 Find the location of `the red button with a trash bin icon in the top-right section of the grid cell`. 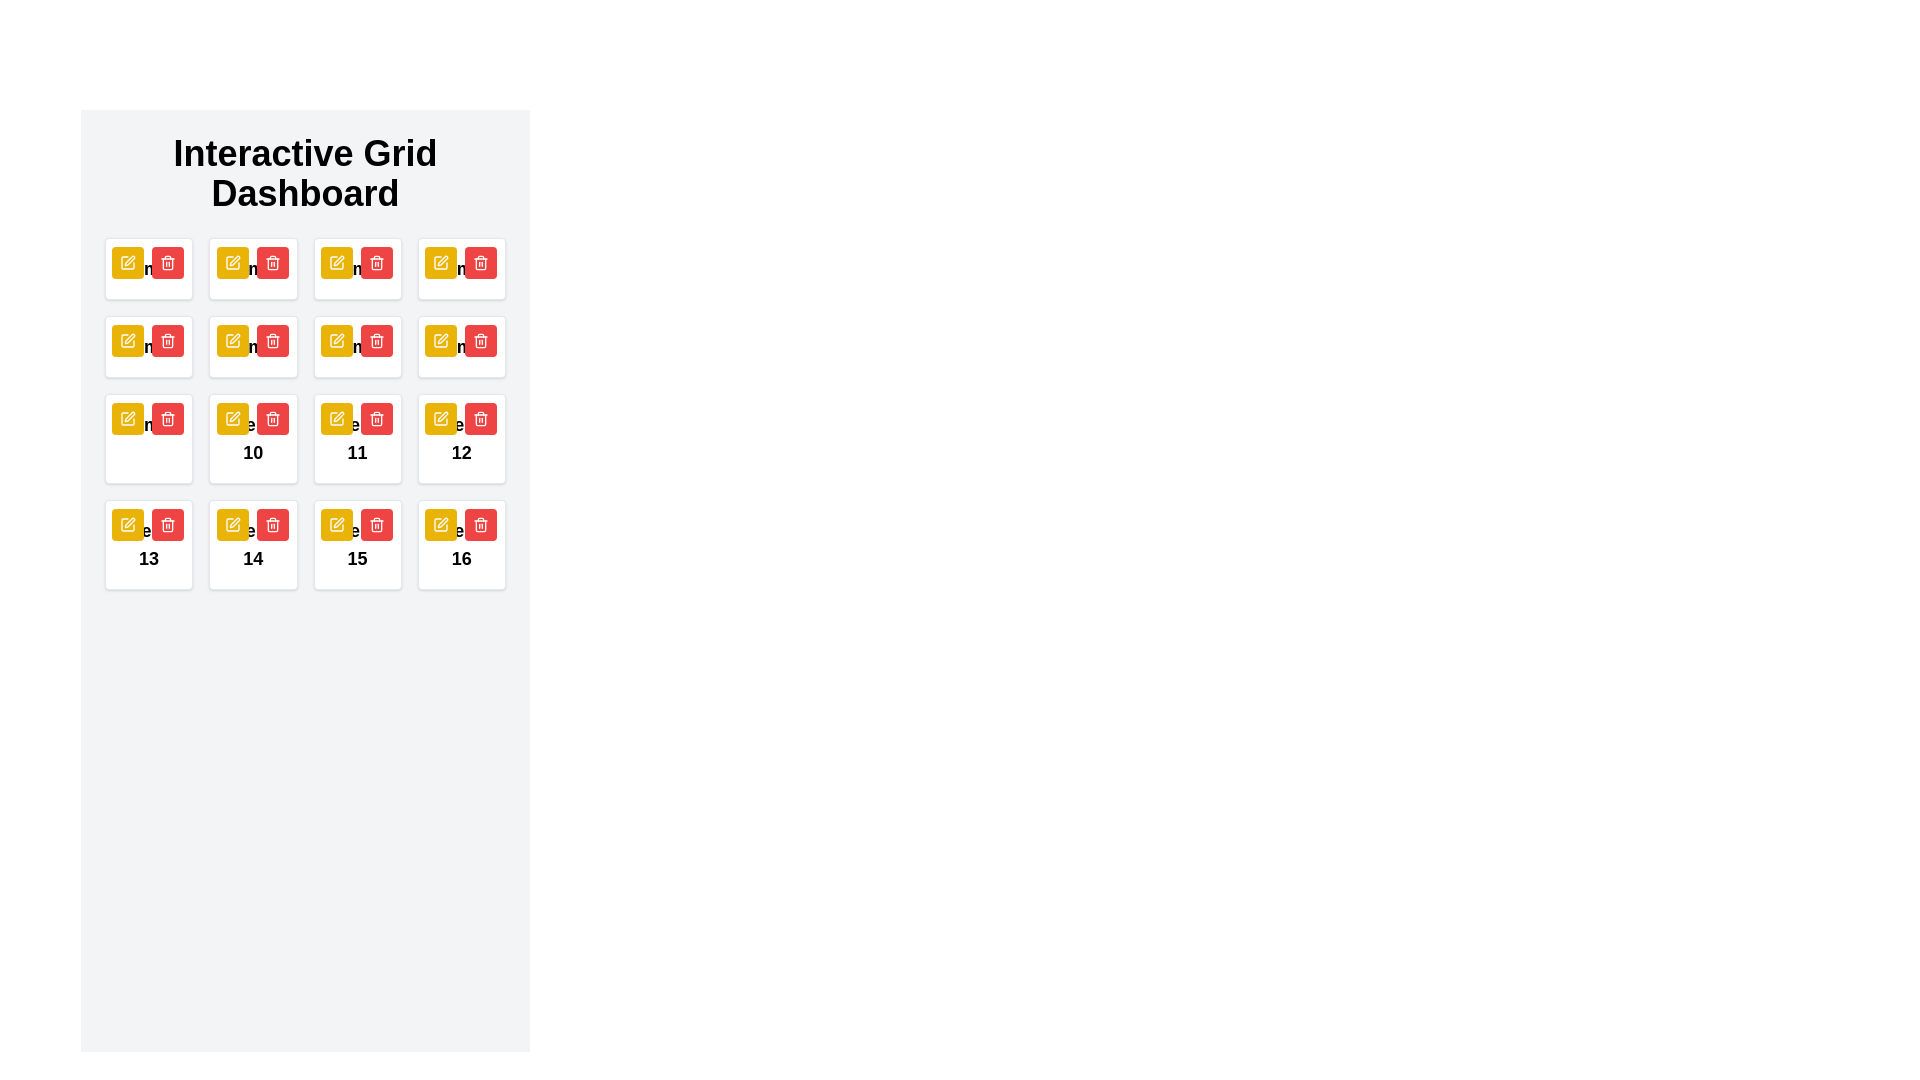

the red button with a trash bin icon in the top-right section of the grid cell is located at coordinates (168, 261).